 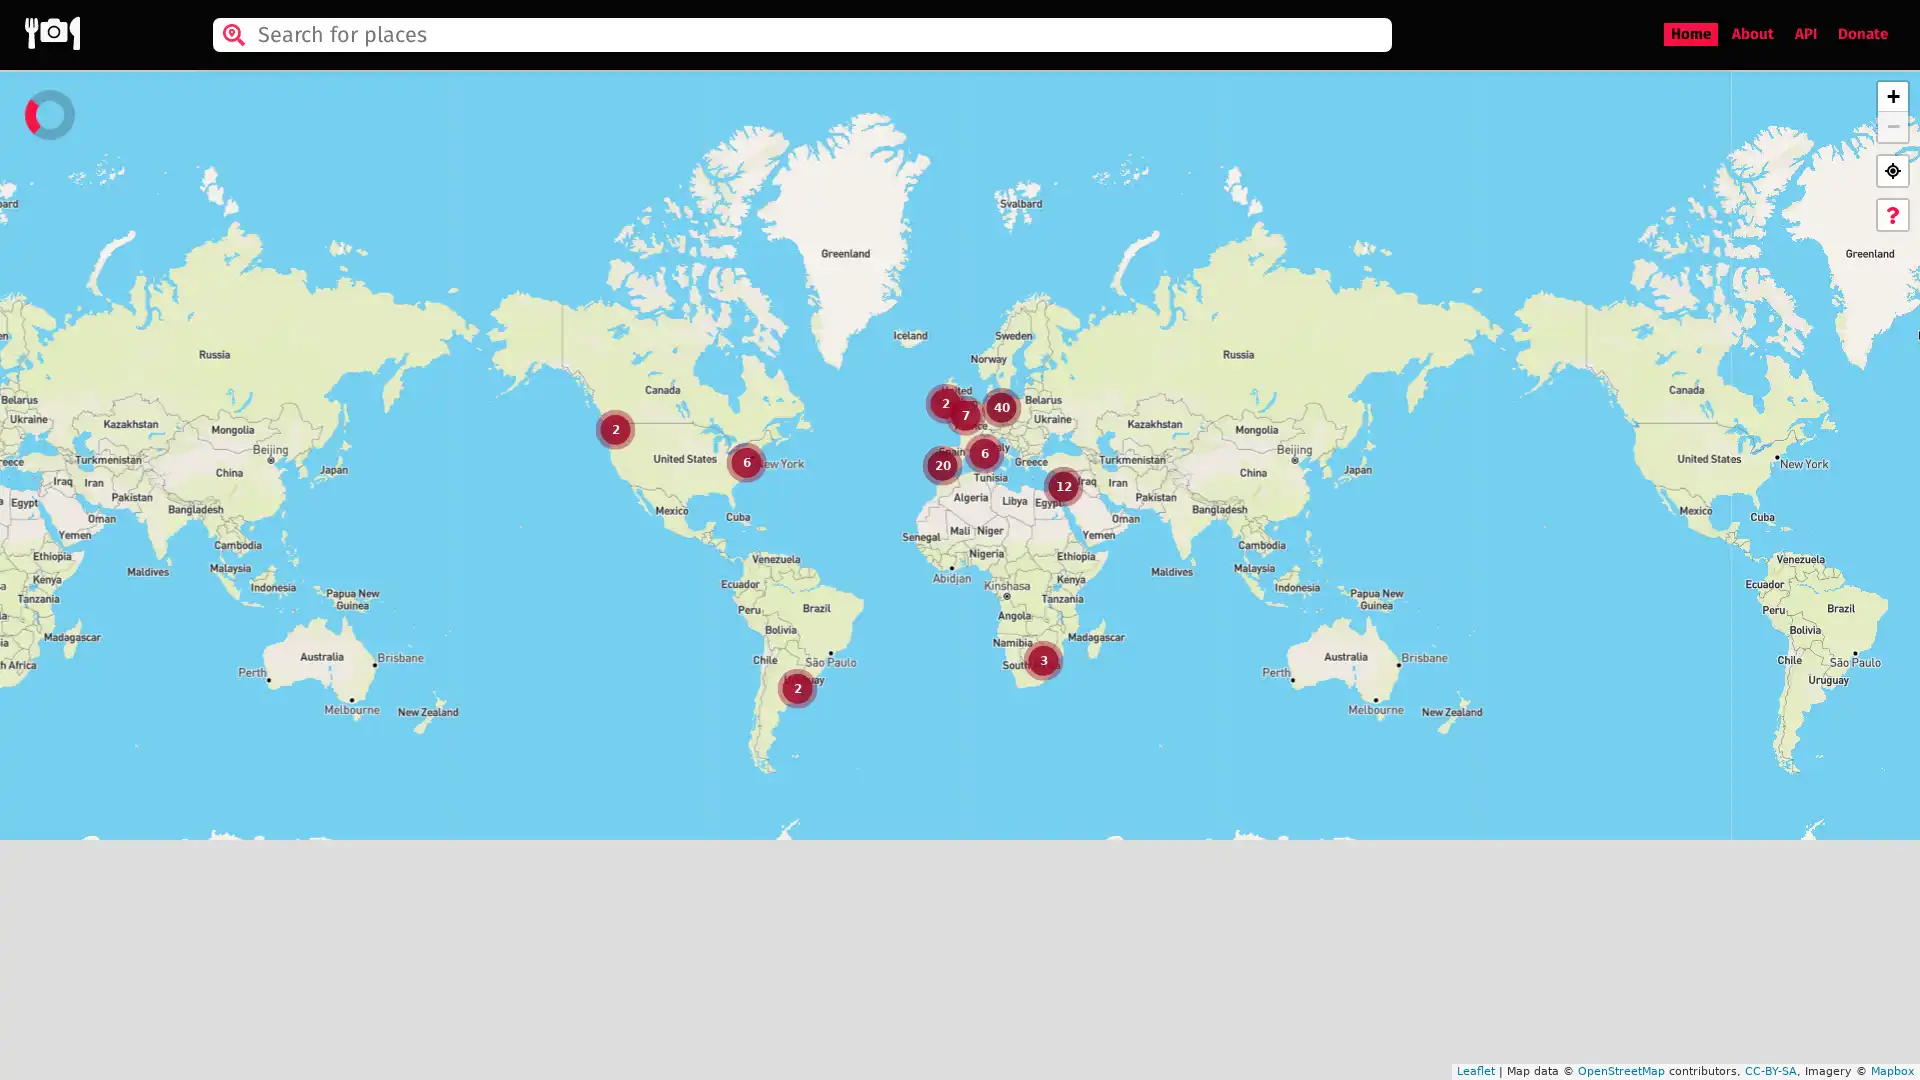 I want to click on Zoom in, so click(x=1891, y=96).